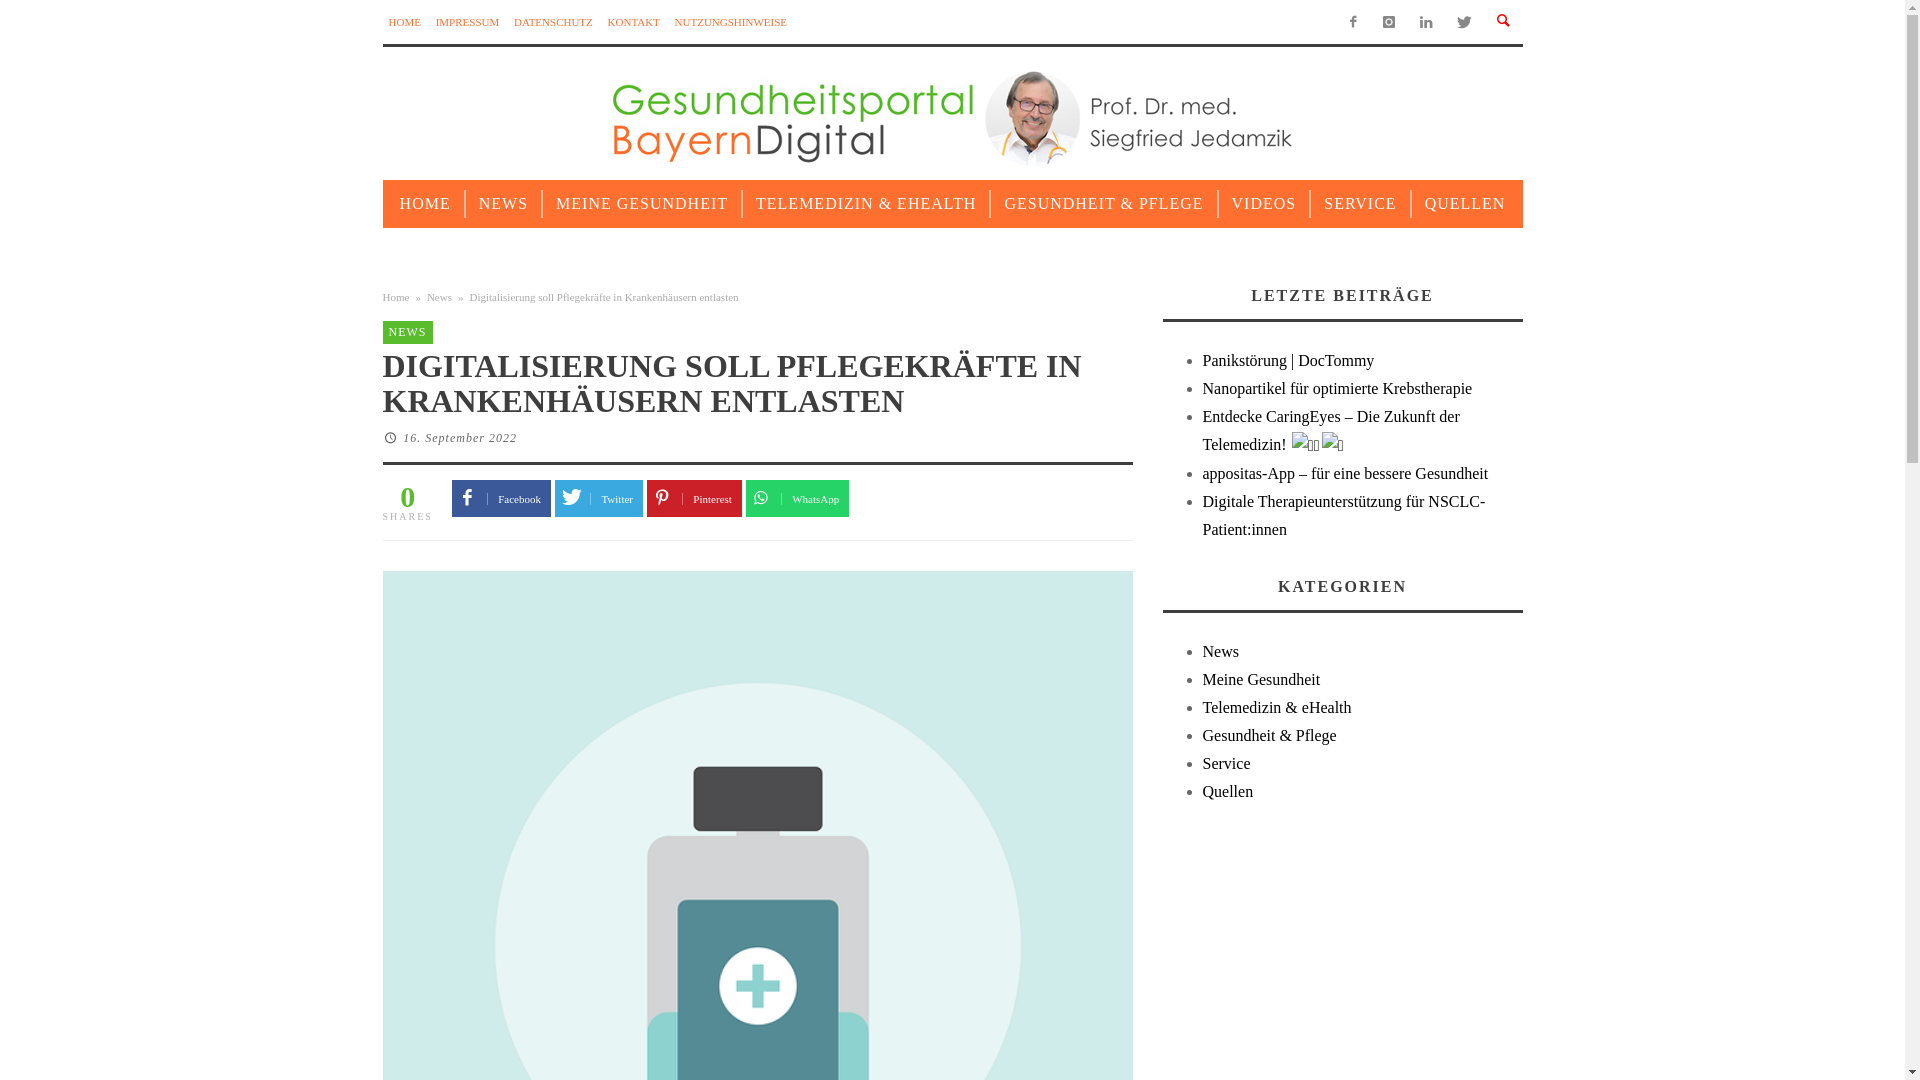 The width and height of the screenshot is (1920, 1080). Describe the element at coordinates (729, 22) in the screenshot. I see `'NUTZUNGSHINWEISE'` at that location.